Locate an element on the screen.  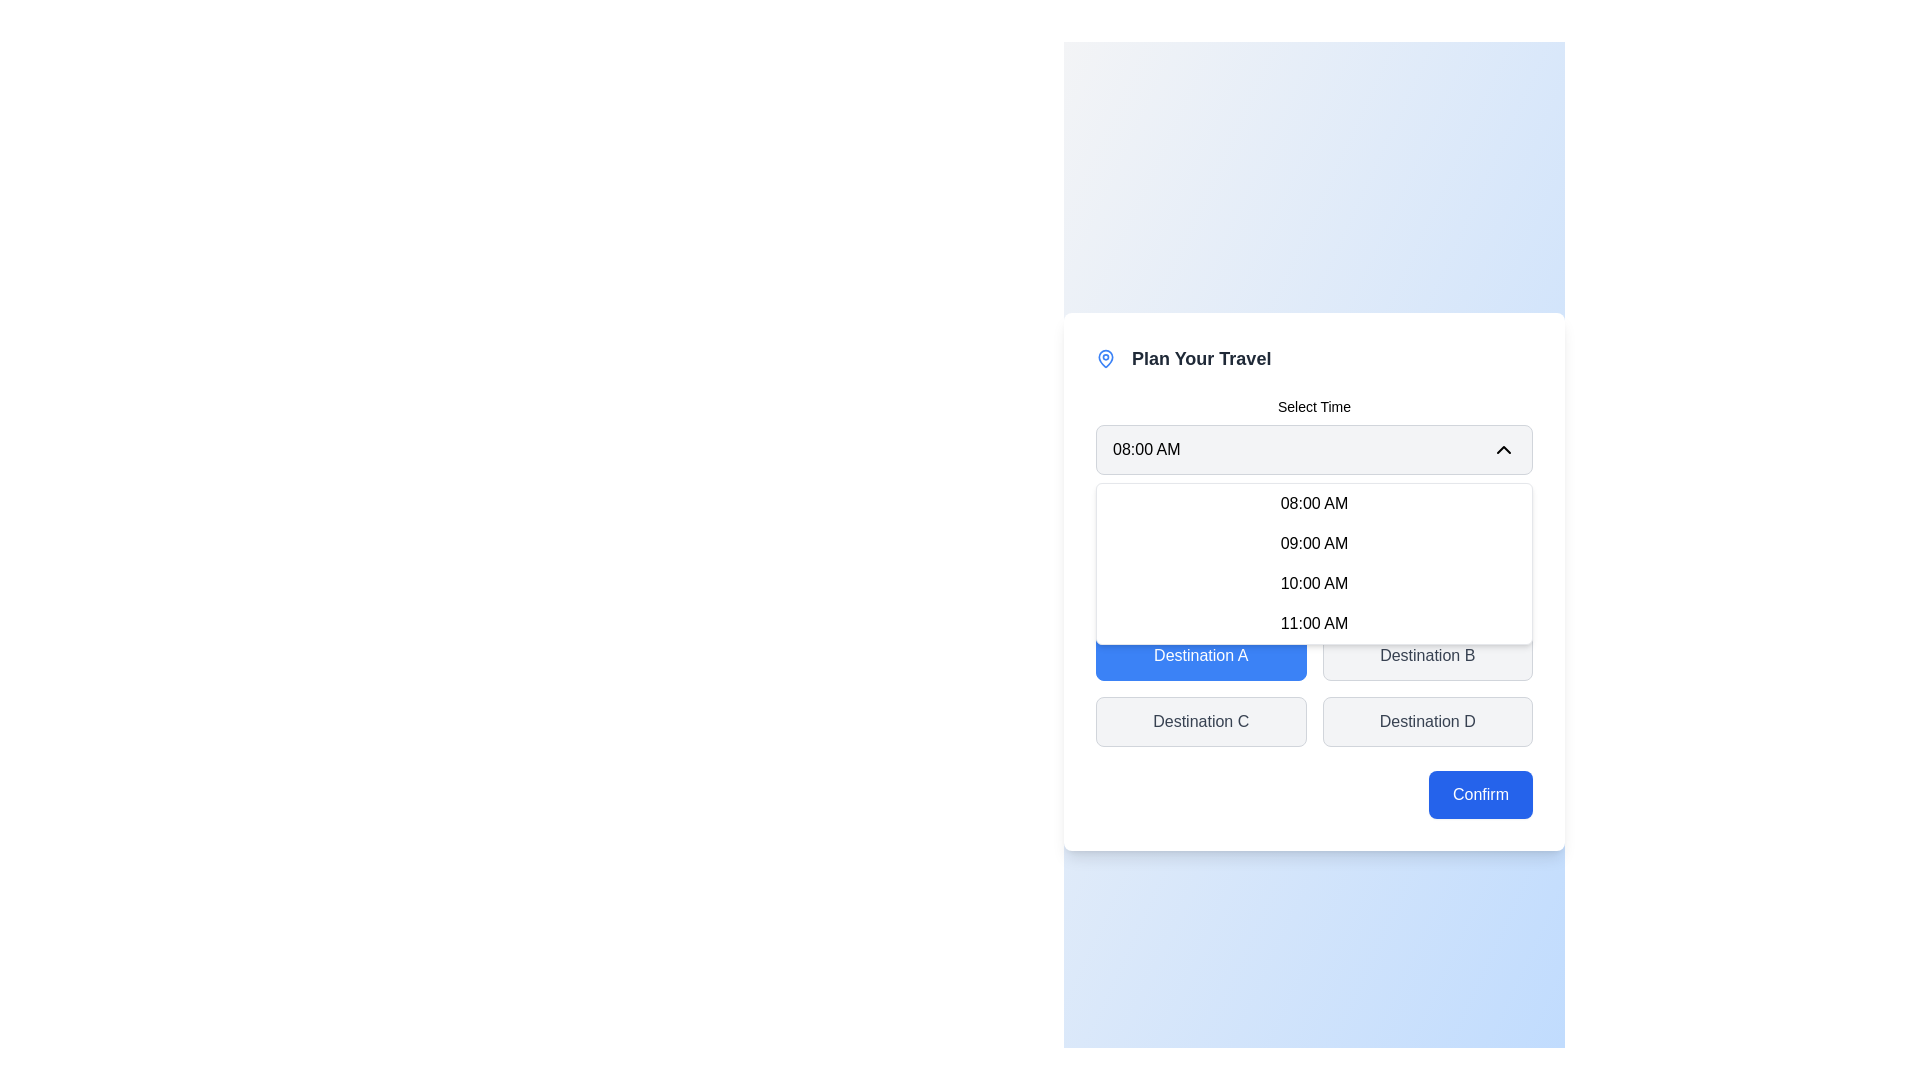
the second time option in the dropdown menu, which represents '09:00 AM' is located at coordinates (1314, 543).